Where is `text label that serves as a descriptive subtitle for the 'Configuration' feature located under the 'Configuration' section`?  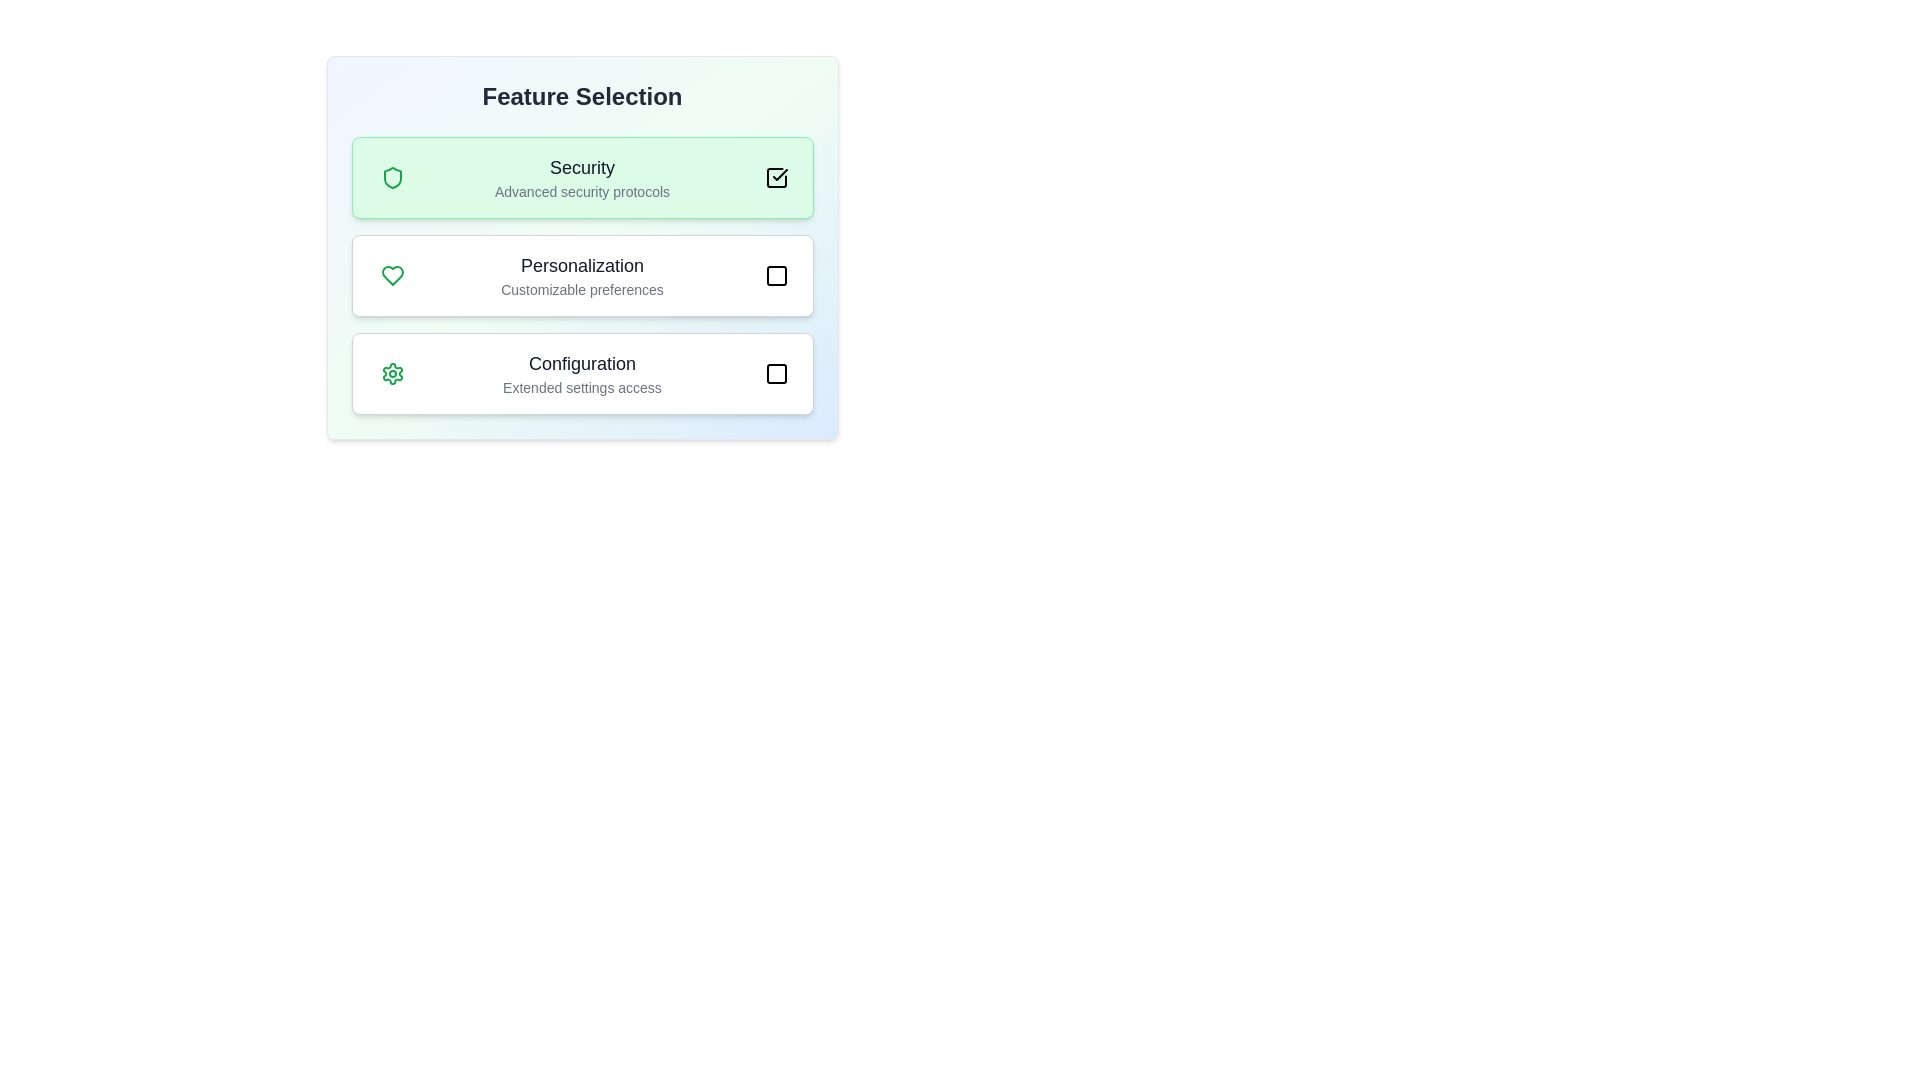
text label that serves as a descriptive subtitle for the 'Configuration' feature located under the 'Configuration' section is located at coordinates (581, 388).